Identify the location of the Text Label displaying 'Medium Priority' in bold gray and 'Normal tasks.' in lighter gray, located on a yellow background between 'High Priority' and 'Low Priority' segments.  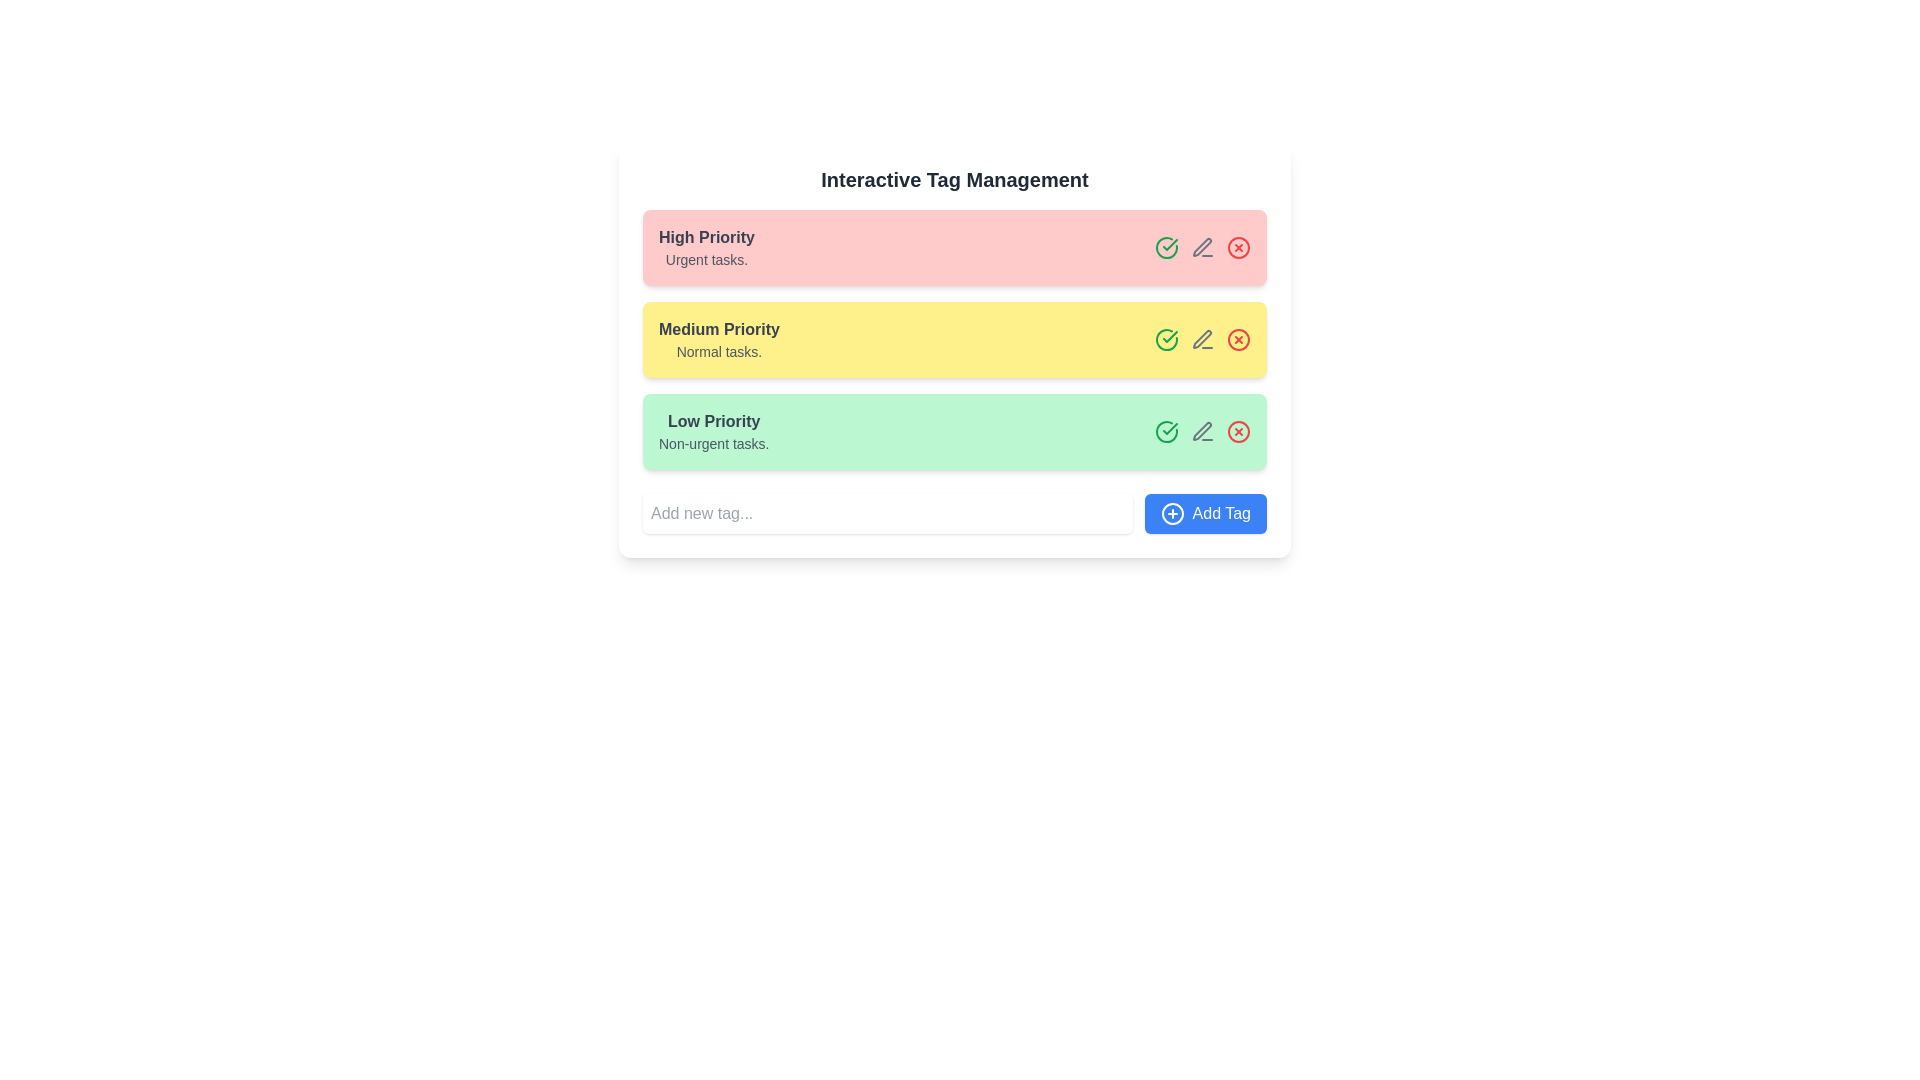
(719, 338).